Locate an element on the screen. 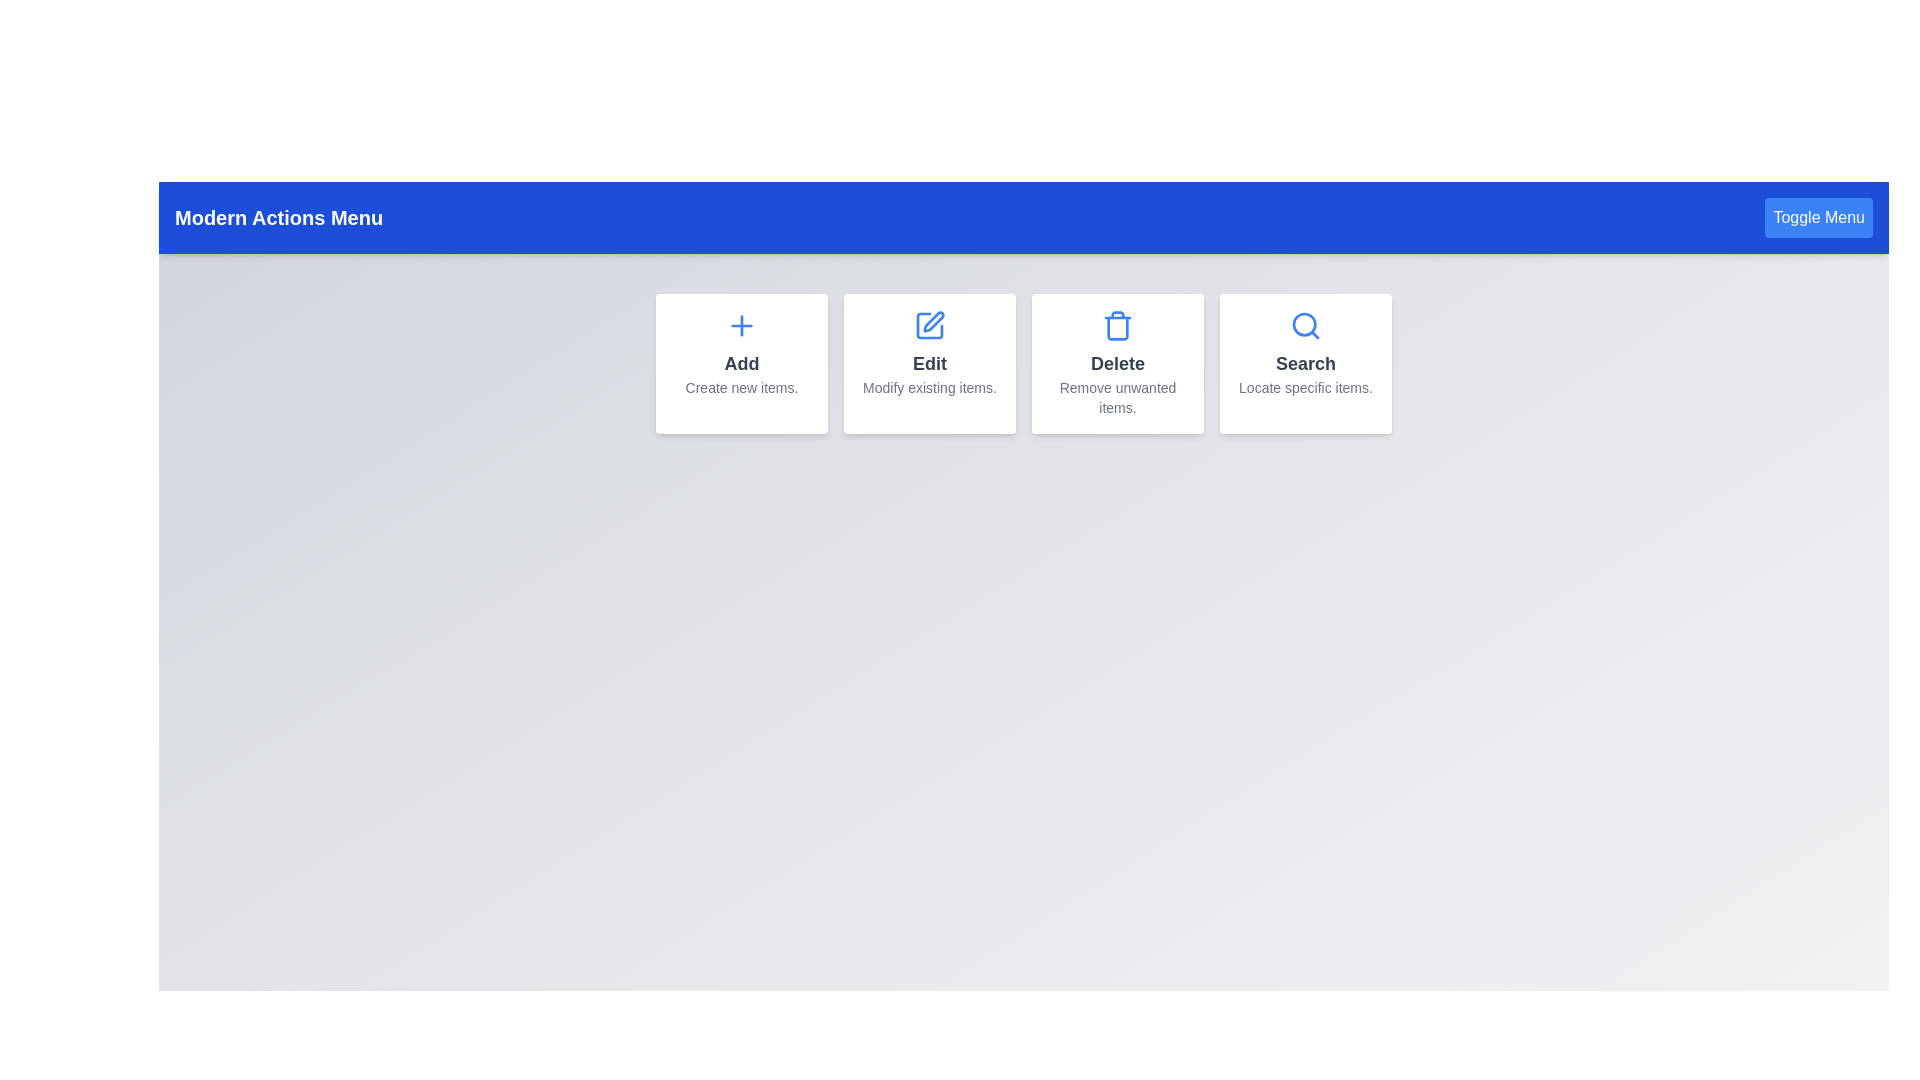 The image size is (1920, 1080). the 'Delete' button to remove unwanted items is located at coordinates (1117, 363).